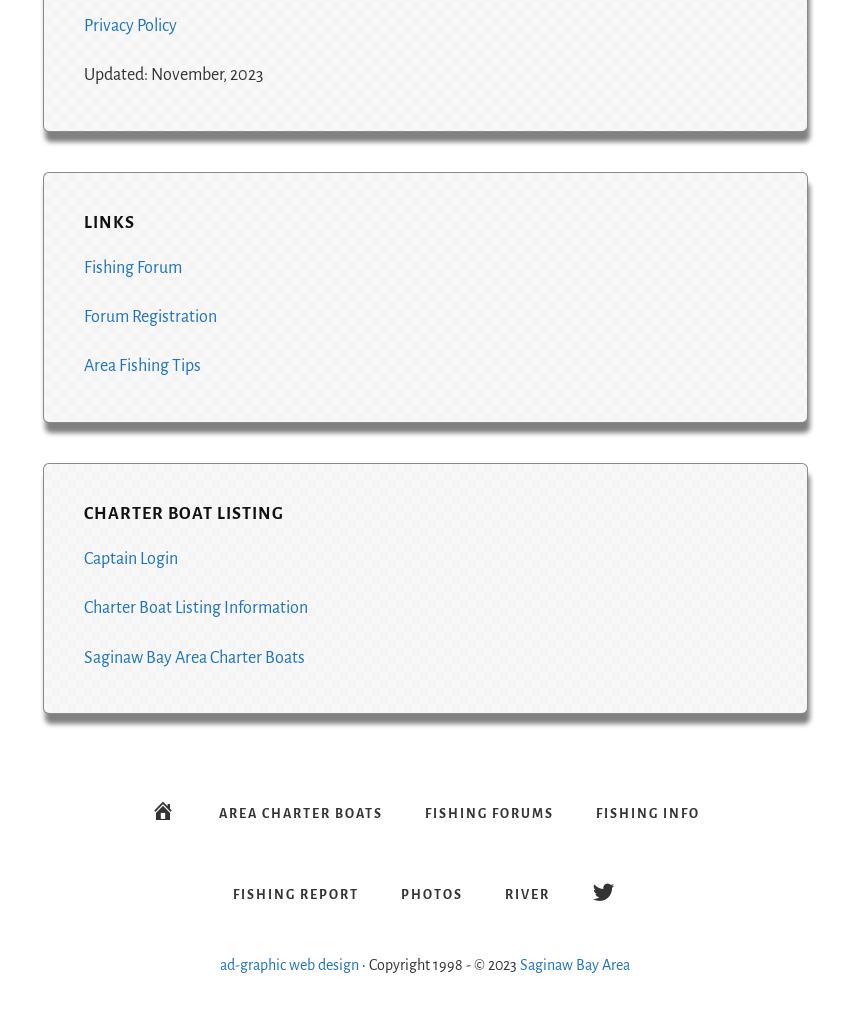 Image resolution: width=850 pixels, height=1030 pixels. I want to click on 'Privacy Policy', so click(82, 25).